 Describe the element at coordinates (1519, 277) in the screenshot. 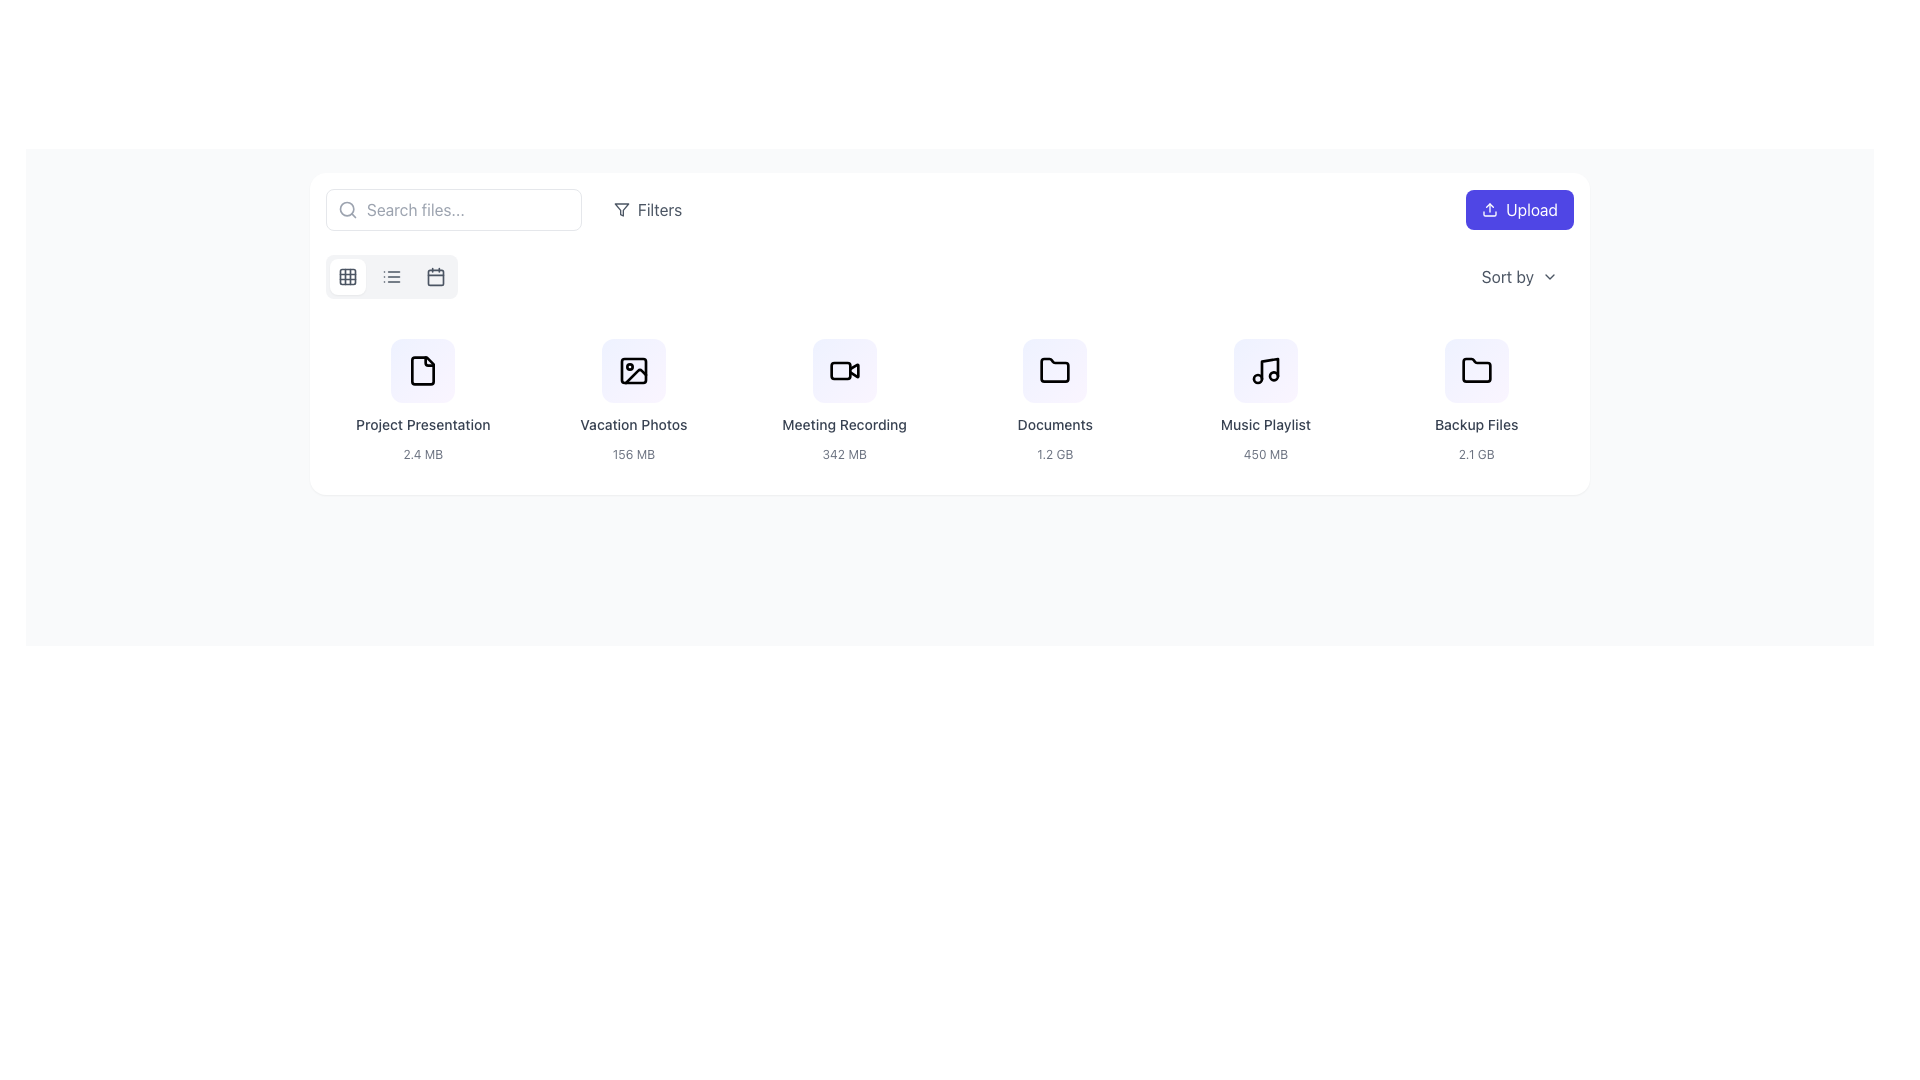

I see `the 'Sort by' dropdown menu trigger` at that location.